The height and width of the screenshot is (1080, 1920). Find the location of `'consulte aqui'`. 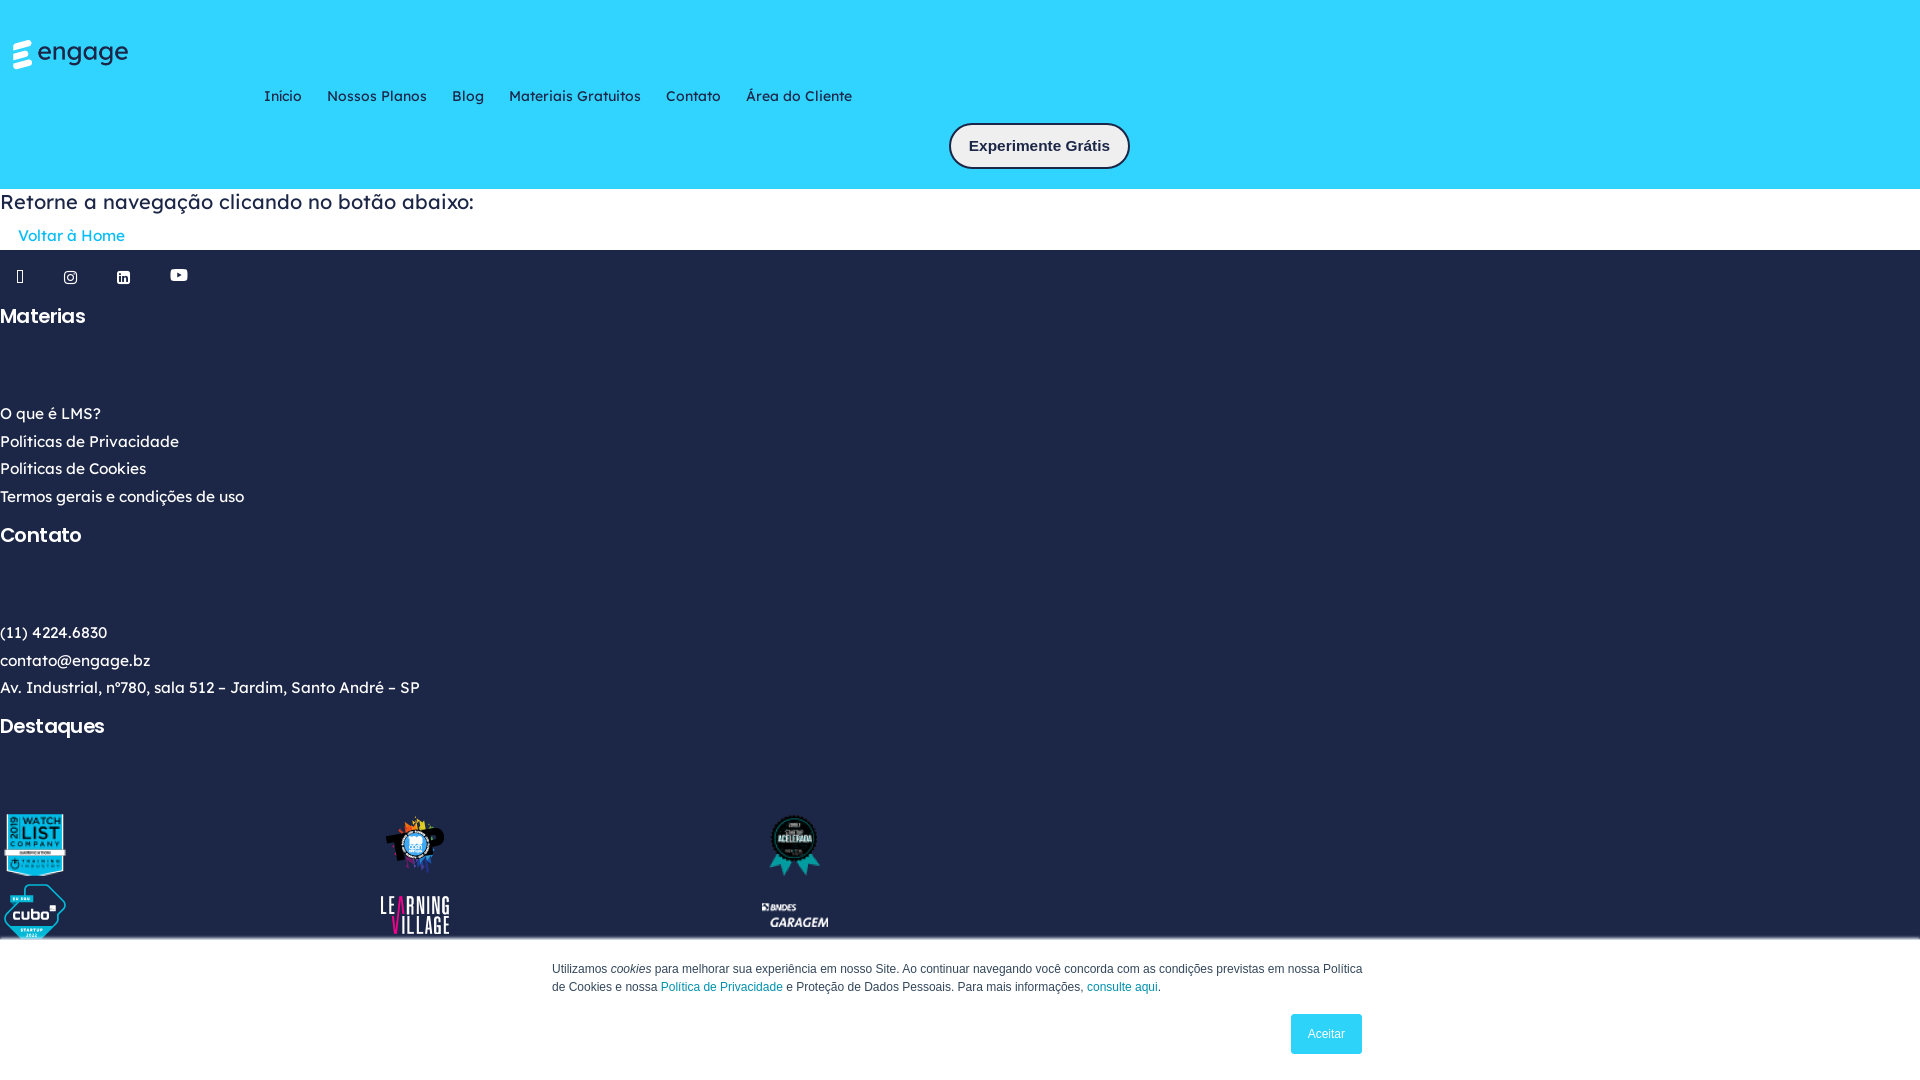

'consulte aqui' is located at coordinates (1085, 986).